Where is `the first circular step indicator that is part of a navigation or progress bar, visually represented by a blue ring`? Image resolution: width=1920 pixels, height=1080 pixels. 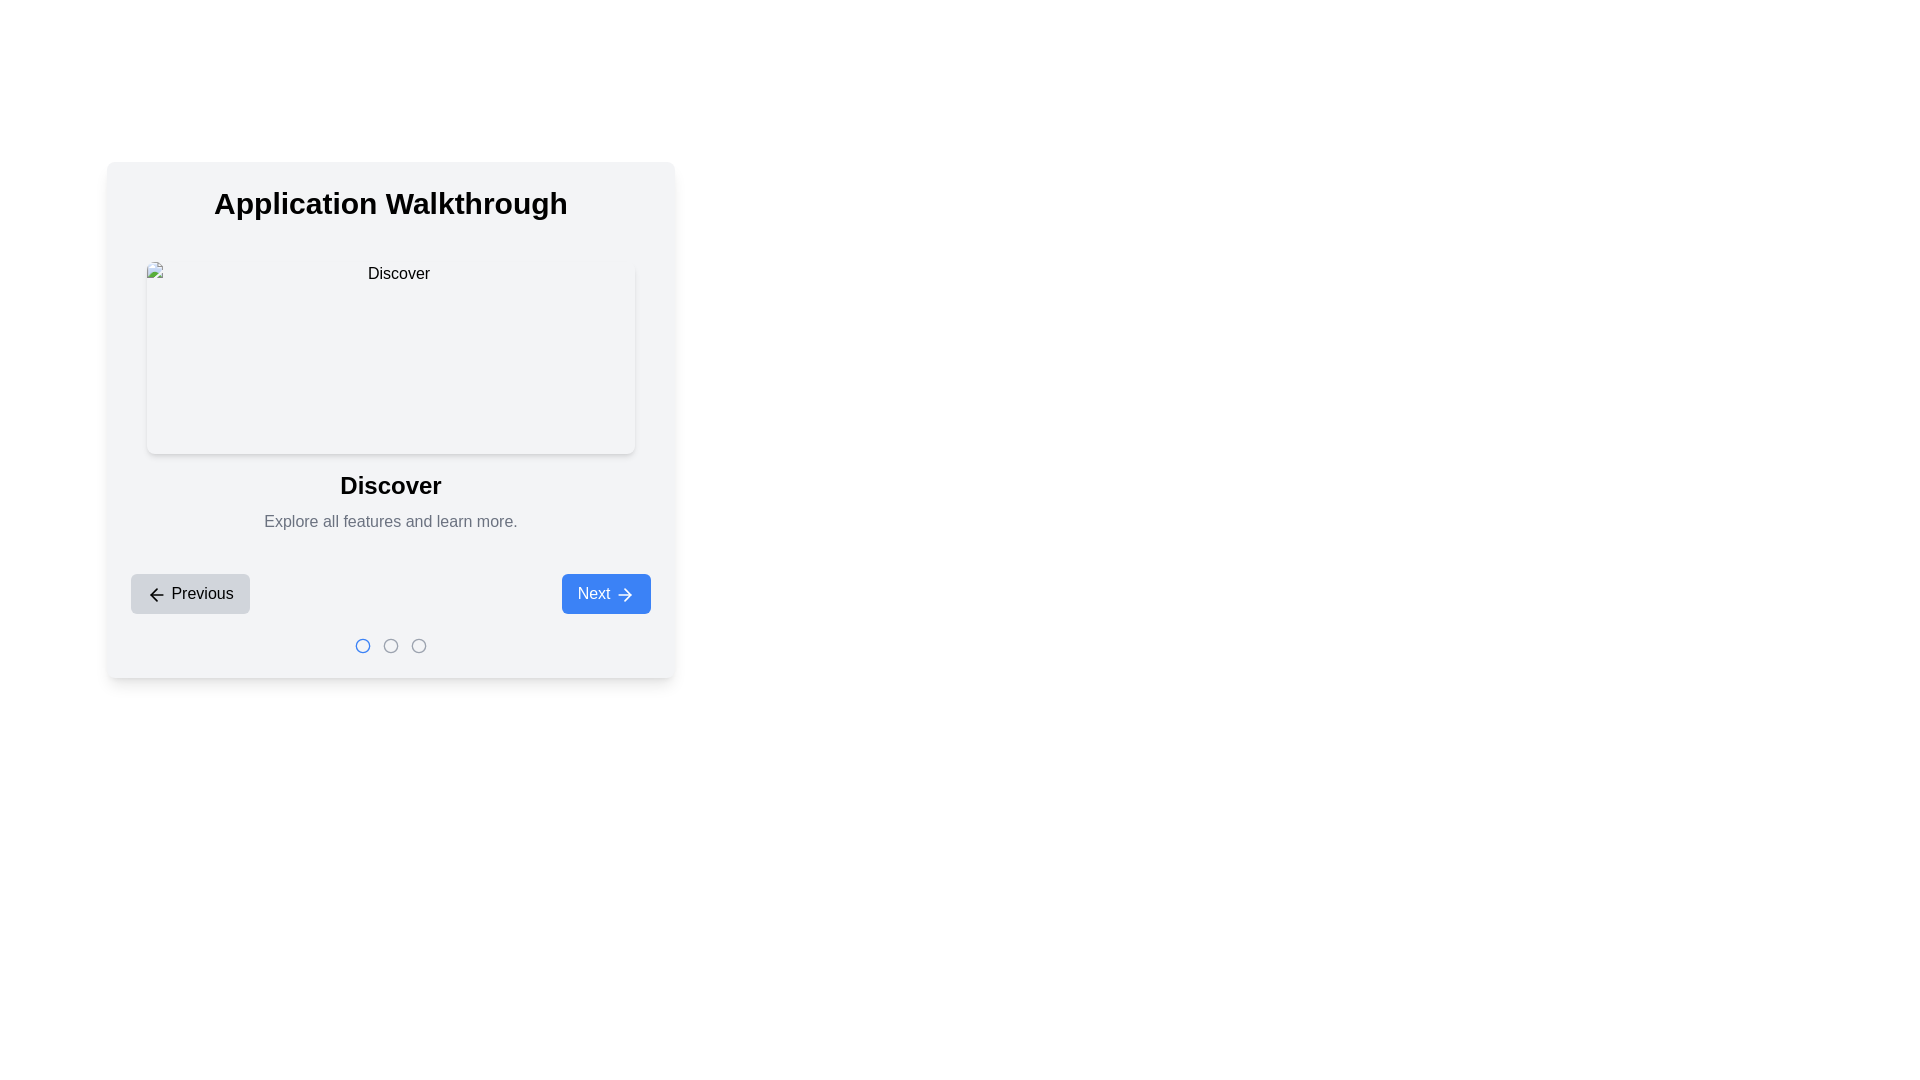
the first circular step indicator that is part of a navigation or progress bar, visually represented by a blue ring is located at coordinates (363, 645).